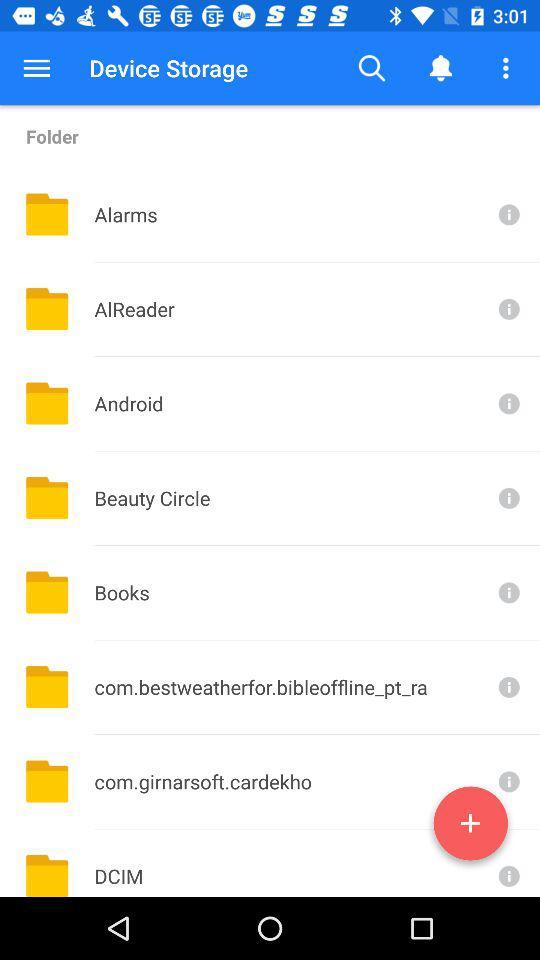  What do you see at coordinates (507, 214) in the screenshot?
I see `get more info` at bounding box center [507, 214].